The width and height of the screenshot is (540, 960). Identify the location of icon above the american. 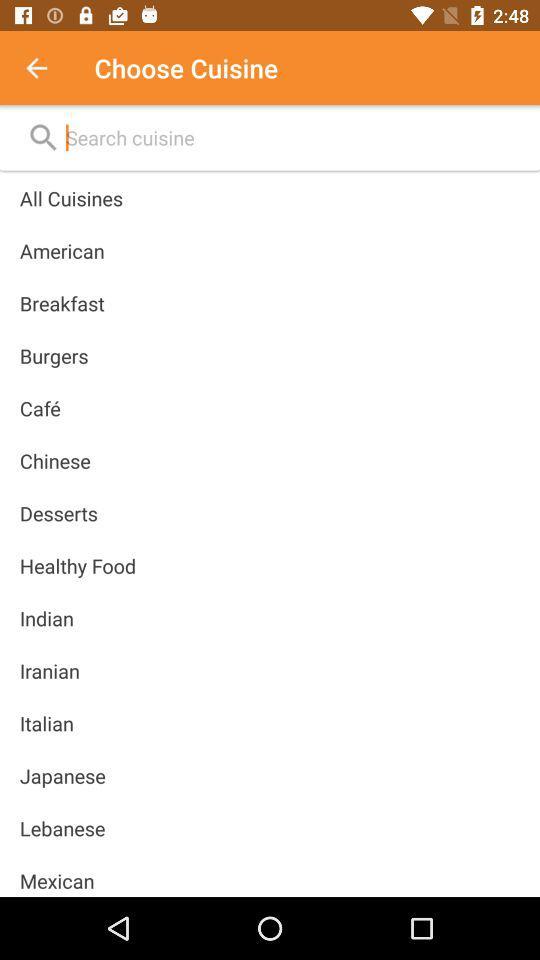
(70, 198).